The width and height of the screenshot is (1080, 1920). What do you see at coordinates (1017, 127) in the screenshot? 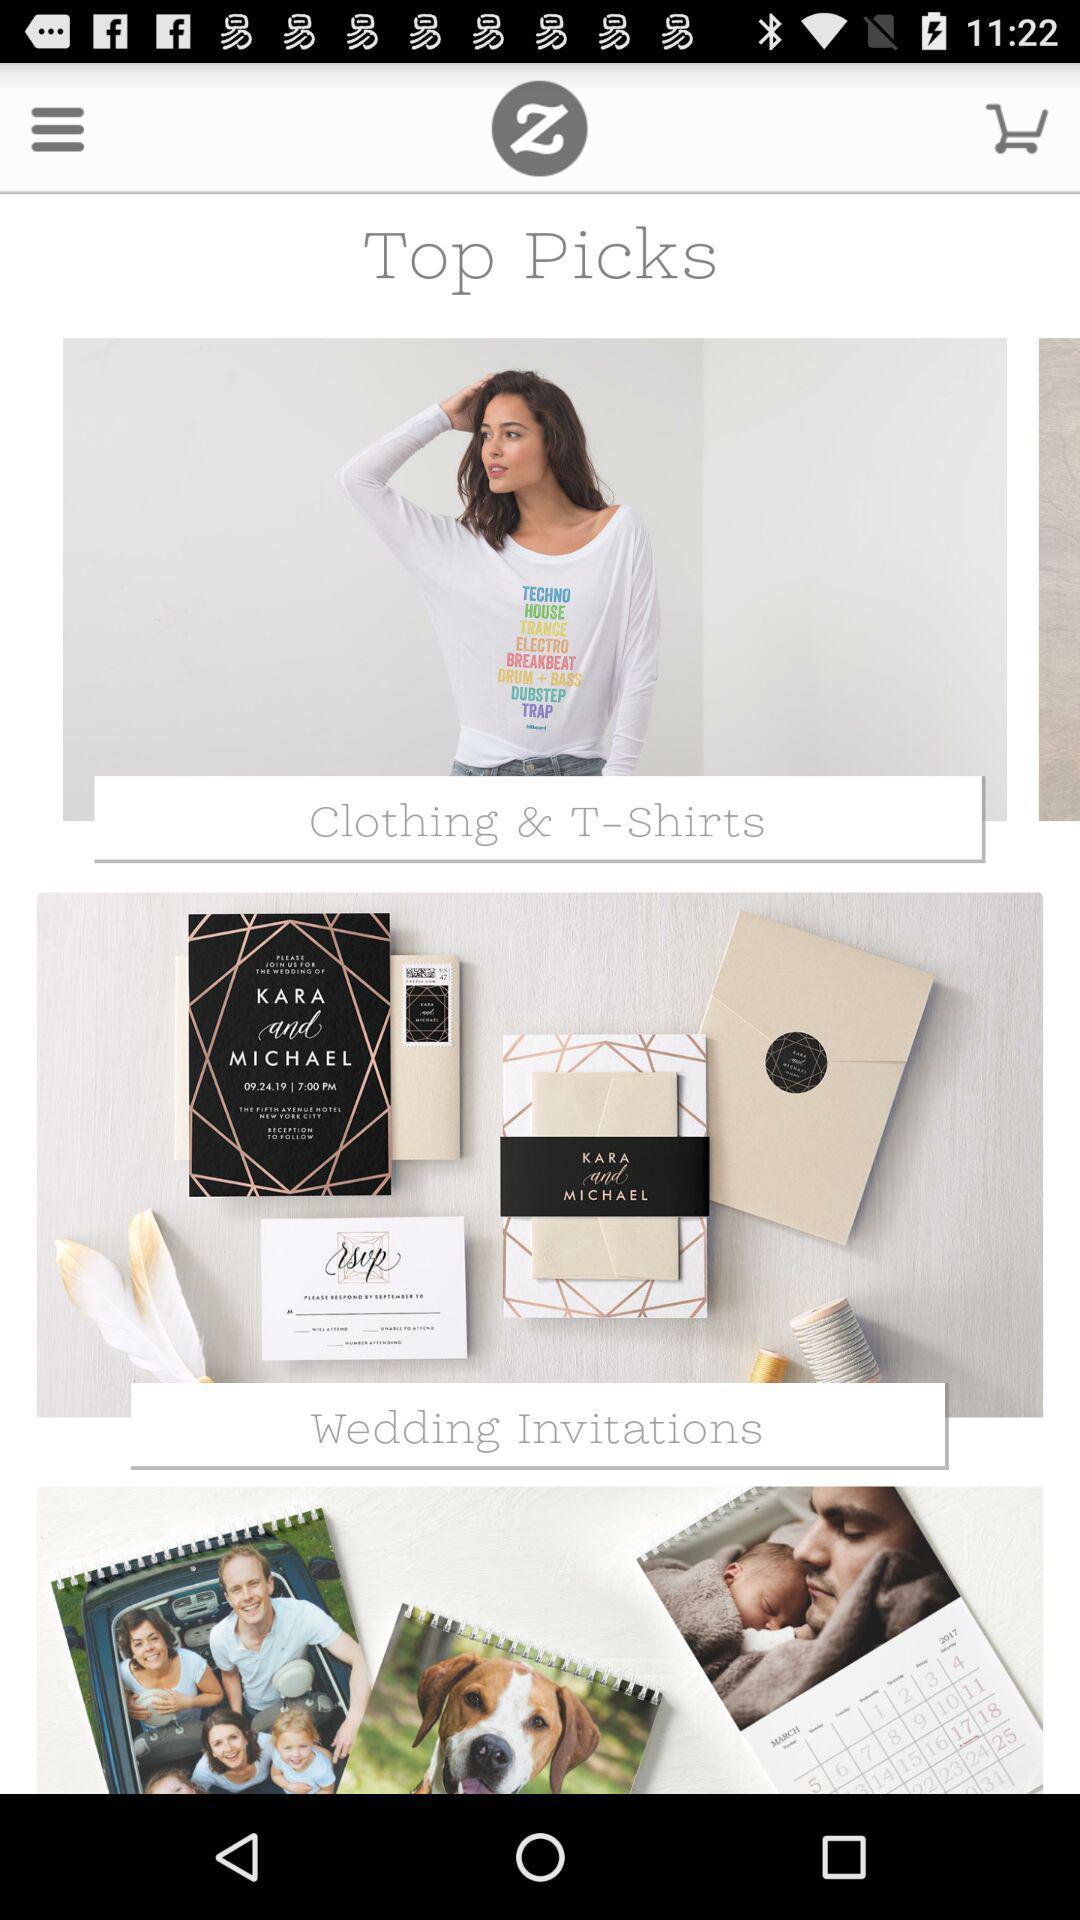
I see `shopping cart` at bounding box center [1017, 127].